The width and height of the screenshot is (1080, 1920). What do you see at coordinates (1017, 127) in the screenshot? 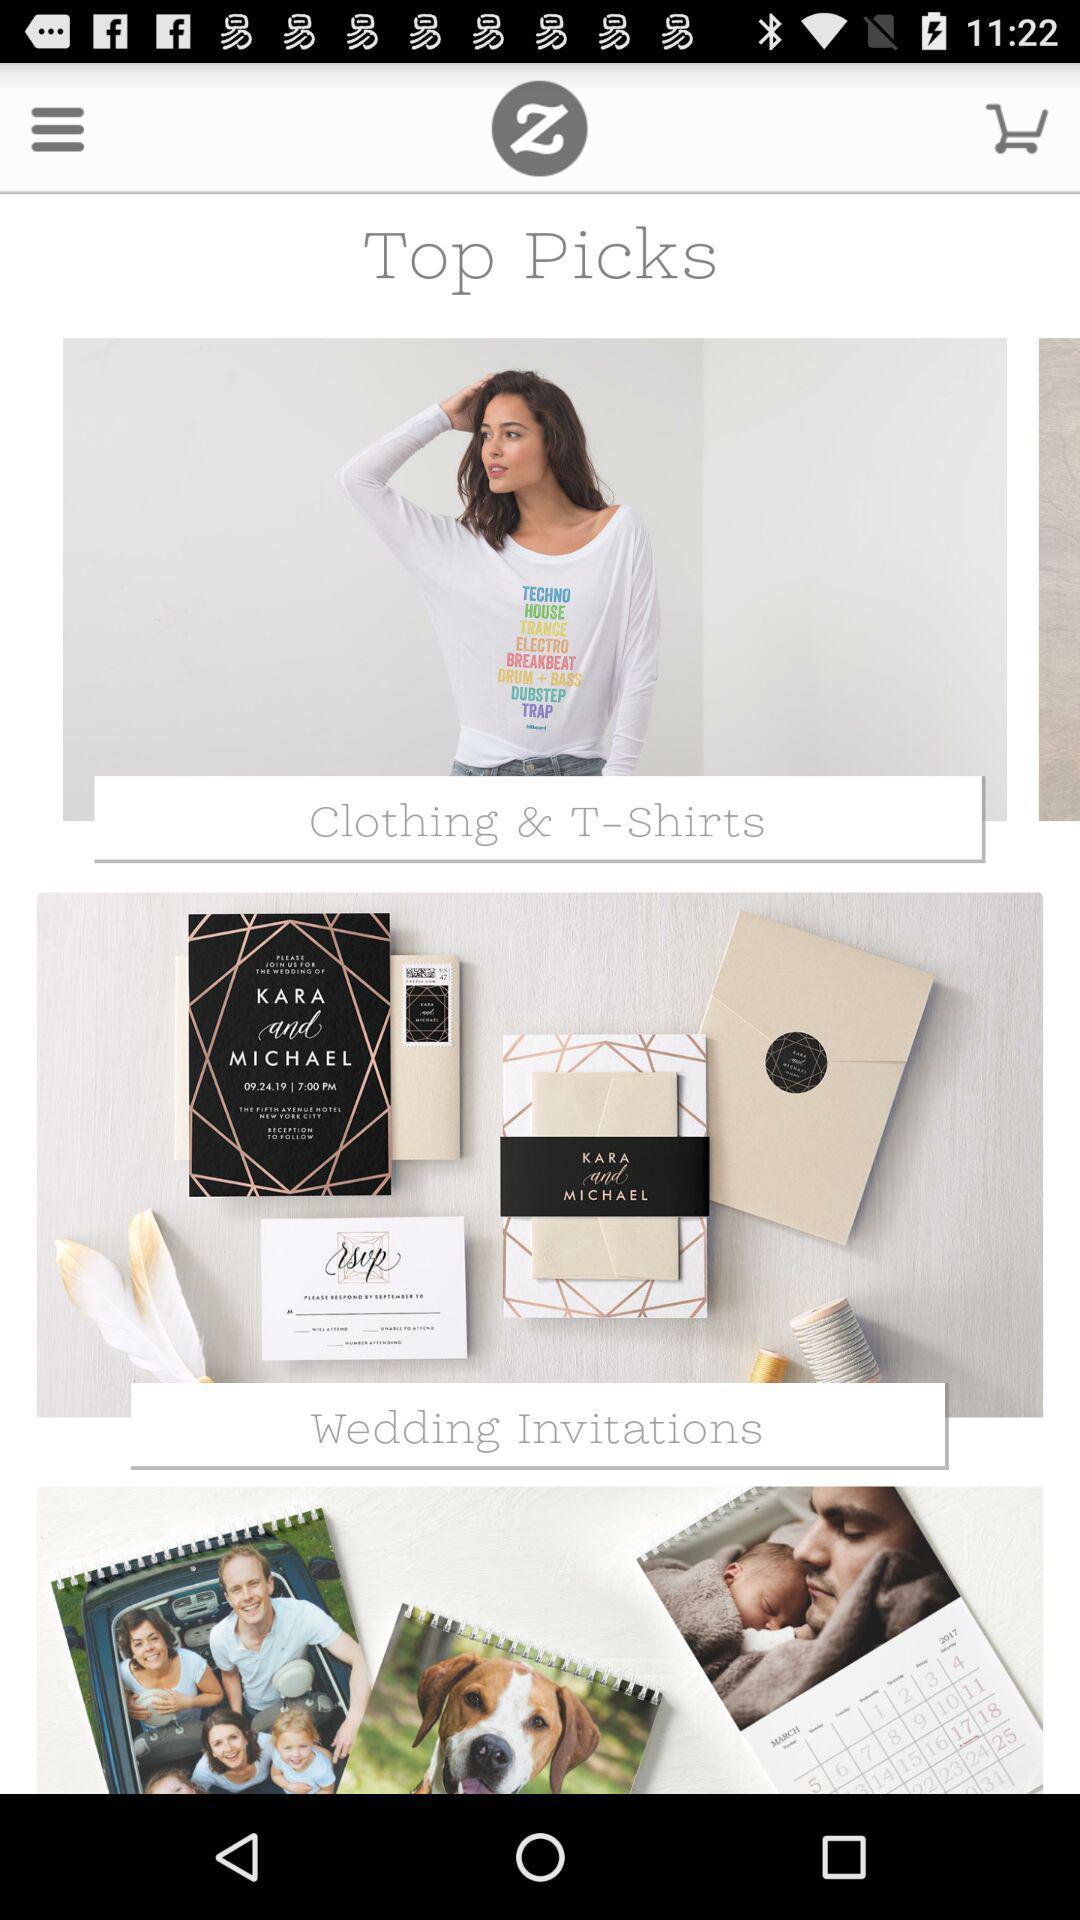
I see `shopping cart` at bounding box center [1017, 127].